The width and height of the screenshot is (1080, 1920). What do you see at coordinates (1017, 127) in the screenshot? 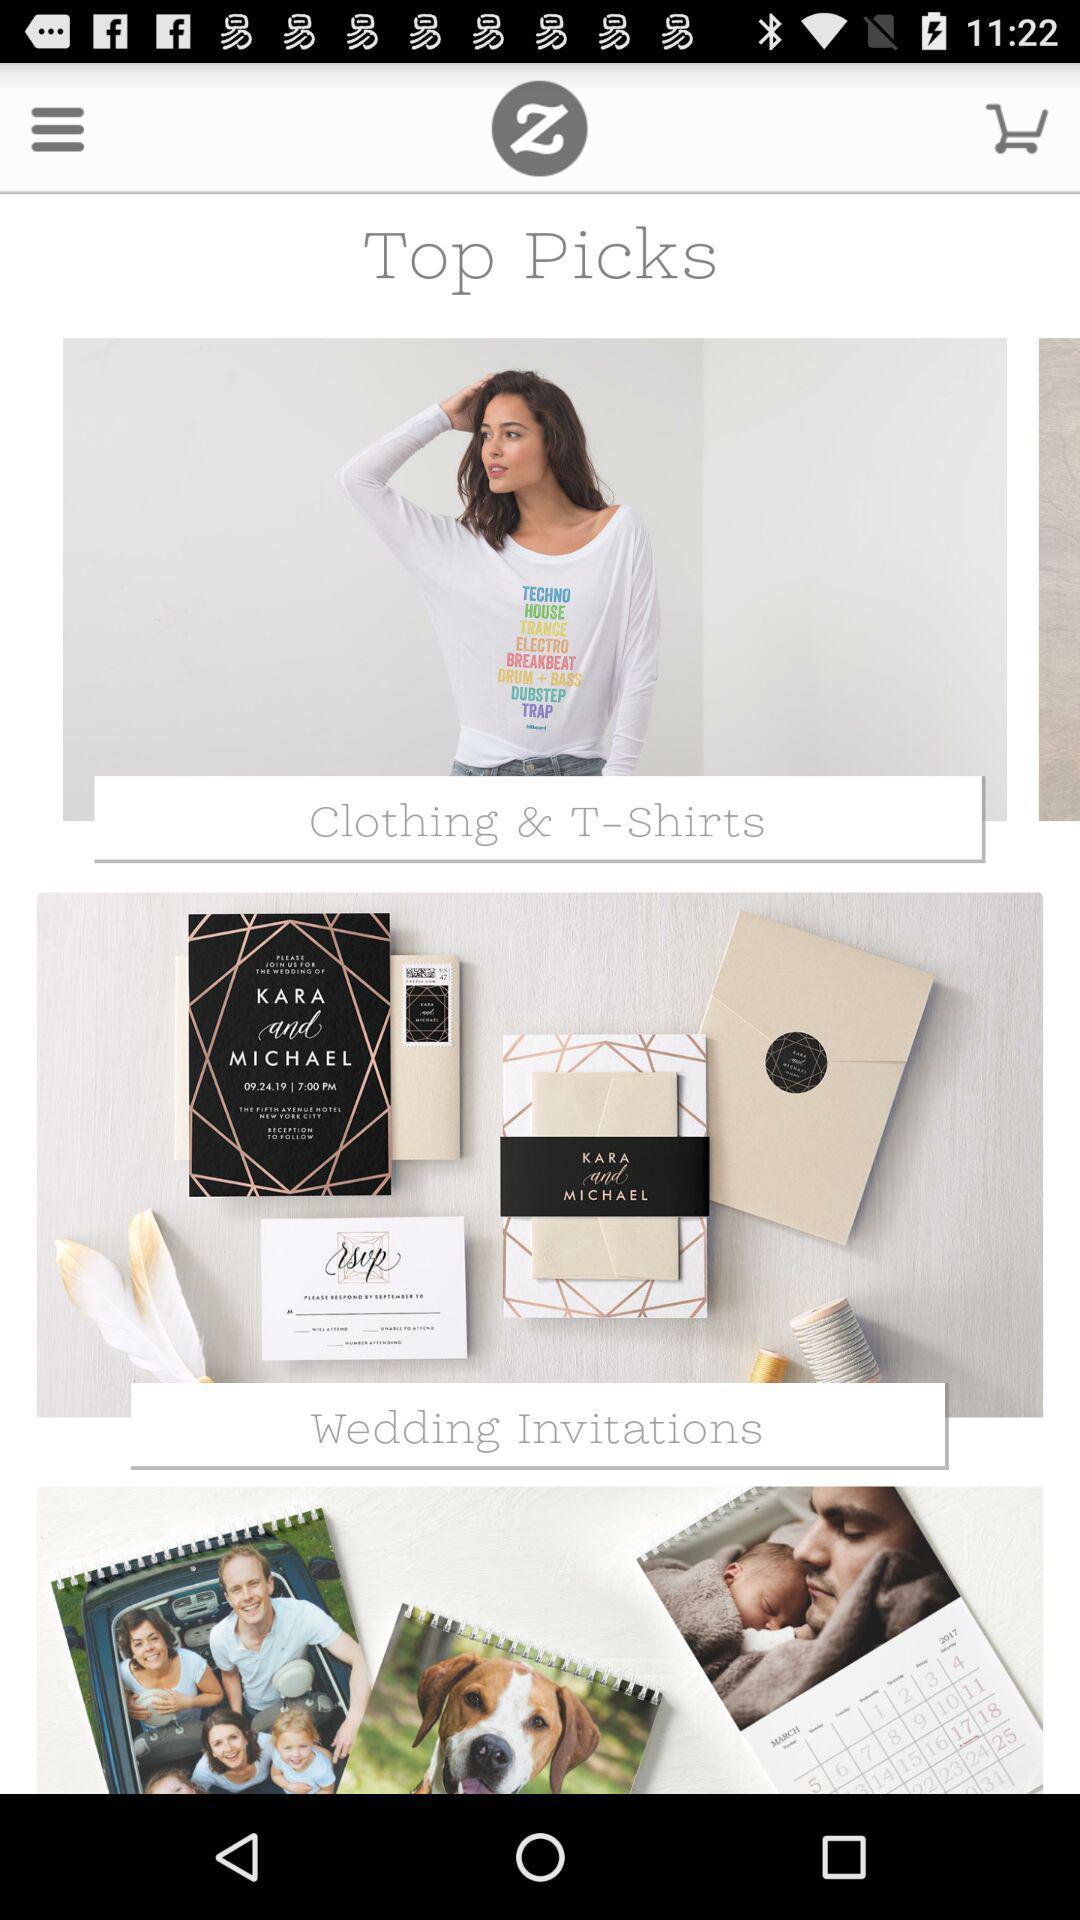
I see `shopping cart` at bounding box center [1017, 127].